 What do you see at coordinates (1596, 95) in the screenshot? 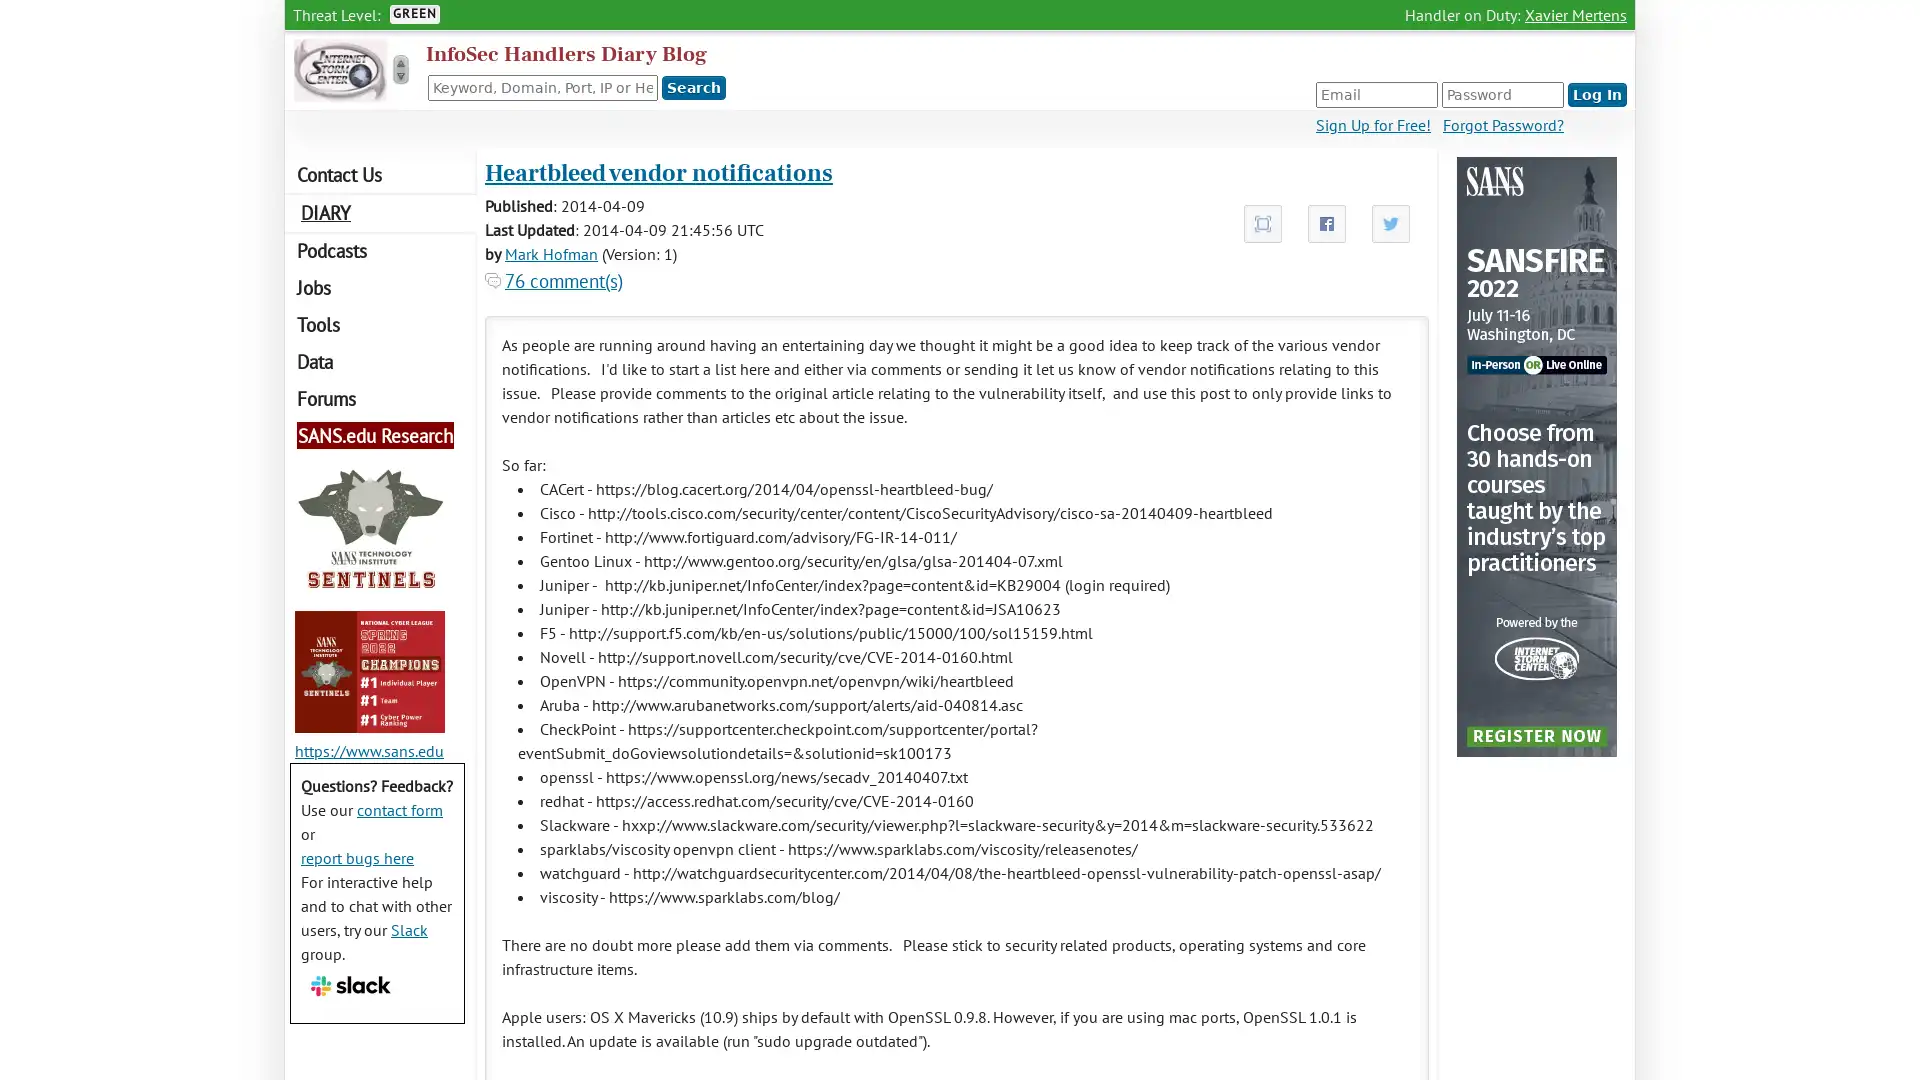
I see `Log In` at bounding box center [1596, 95].